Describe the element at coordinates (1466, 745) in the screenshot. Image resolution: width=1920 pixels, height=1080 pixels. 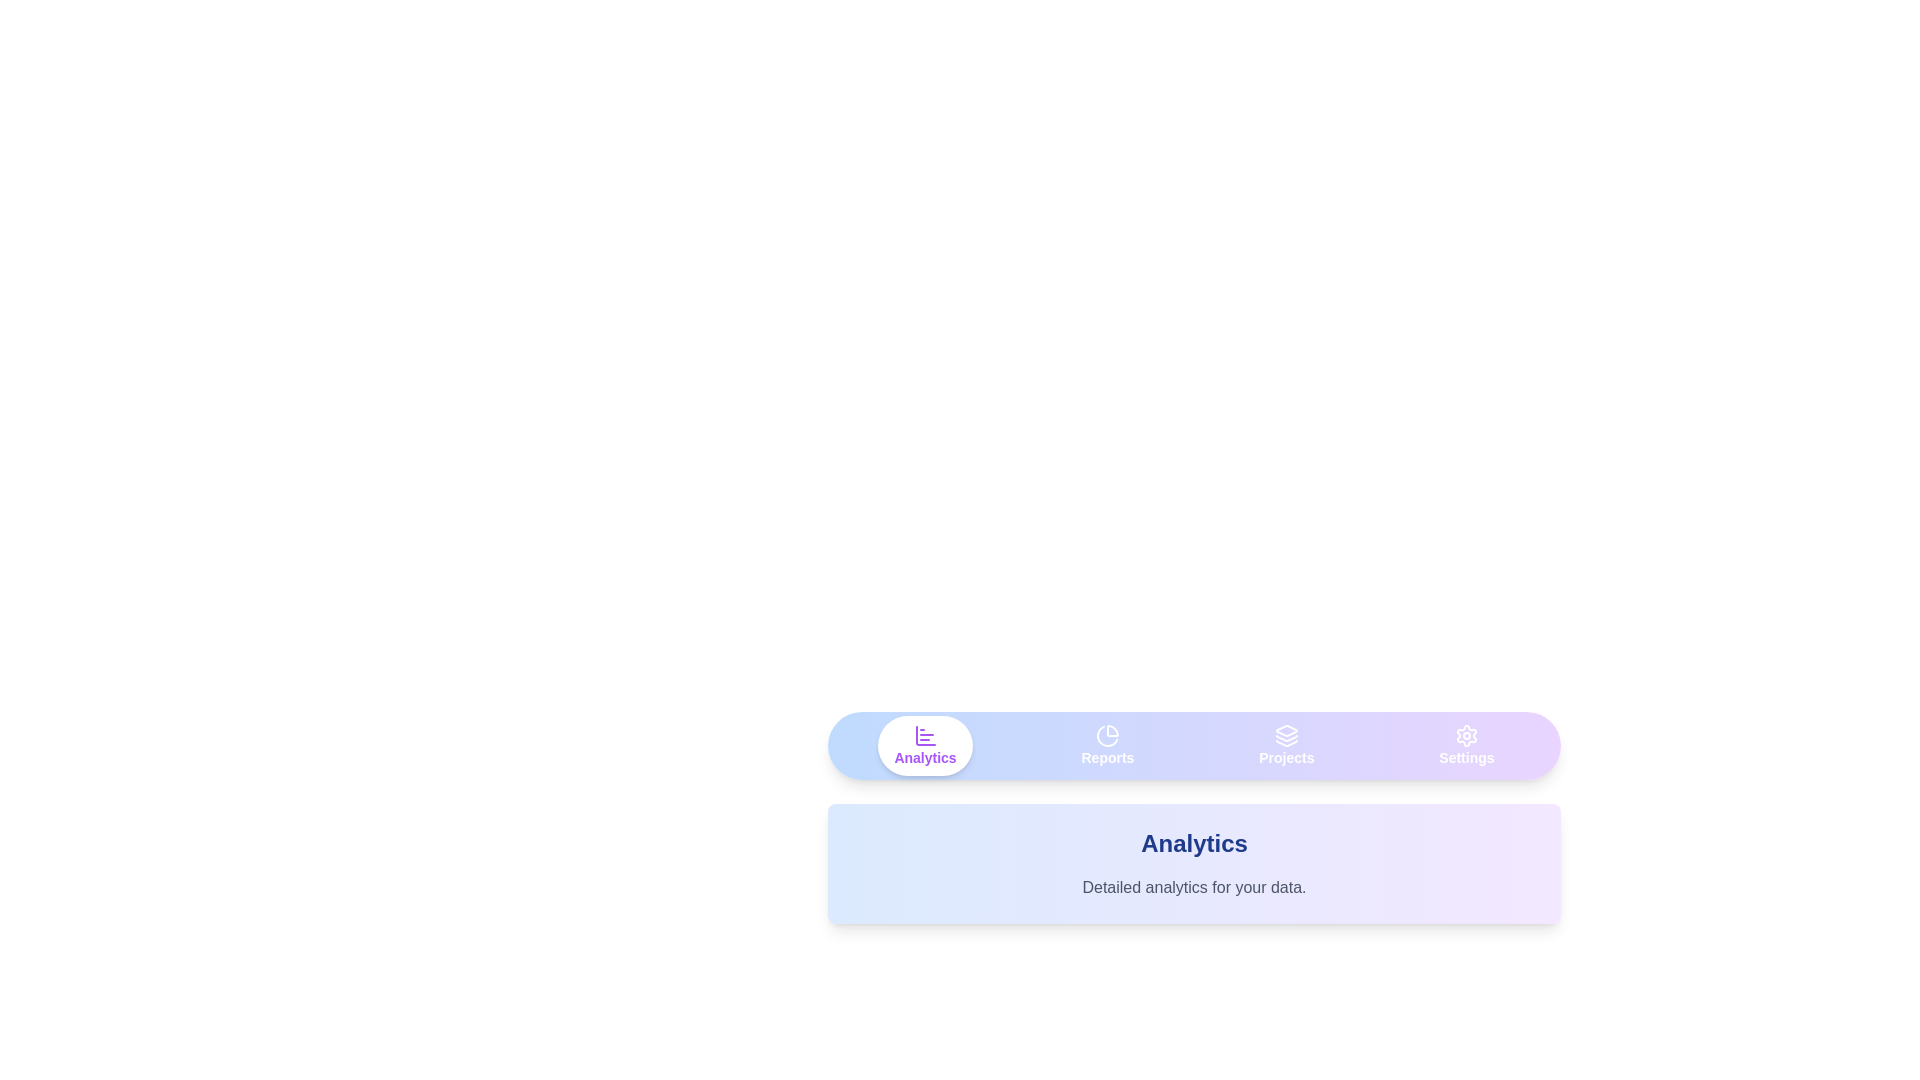
I see `the tab labeled Settings to view its content` at that location.